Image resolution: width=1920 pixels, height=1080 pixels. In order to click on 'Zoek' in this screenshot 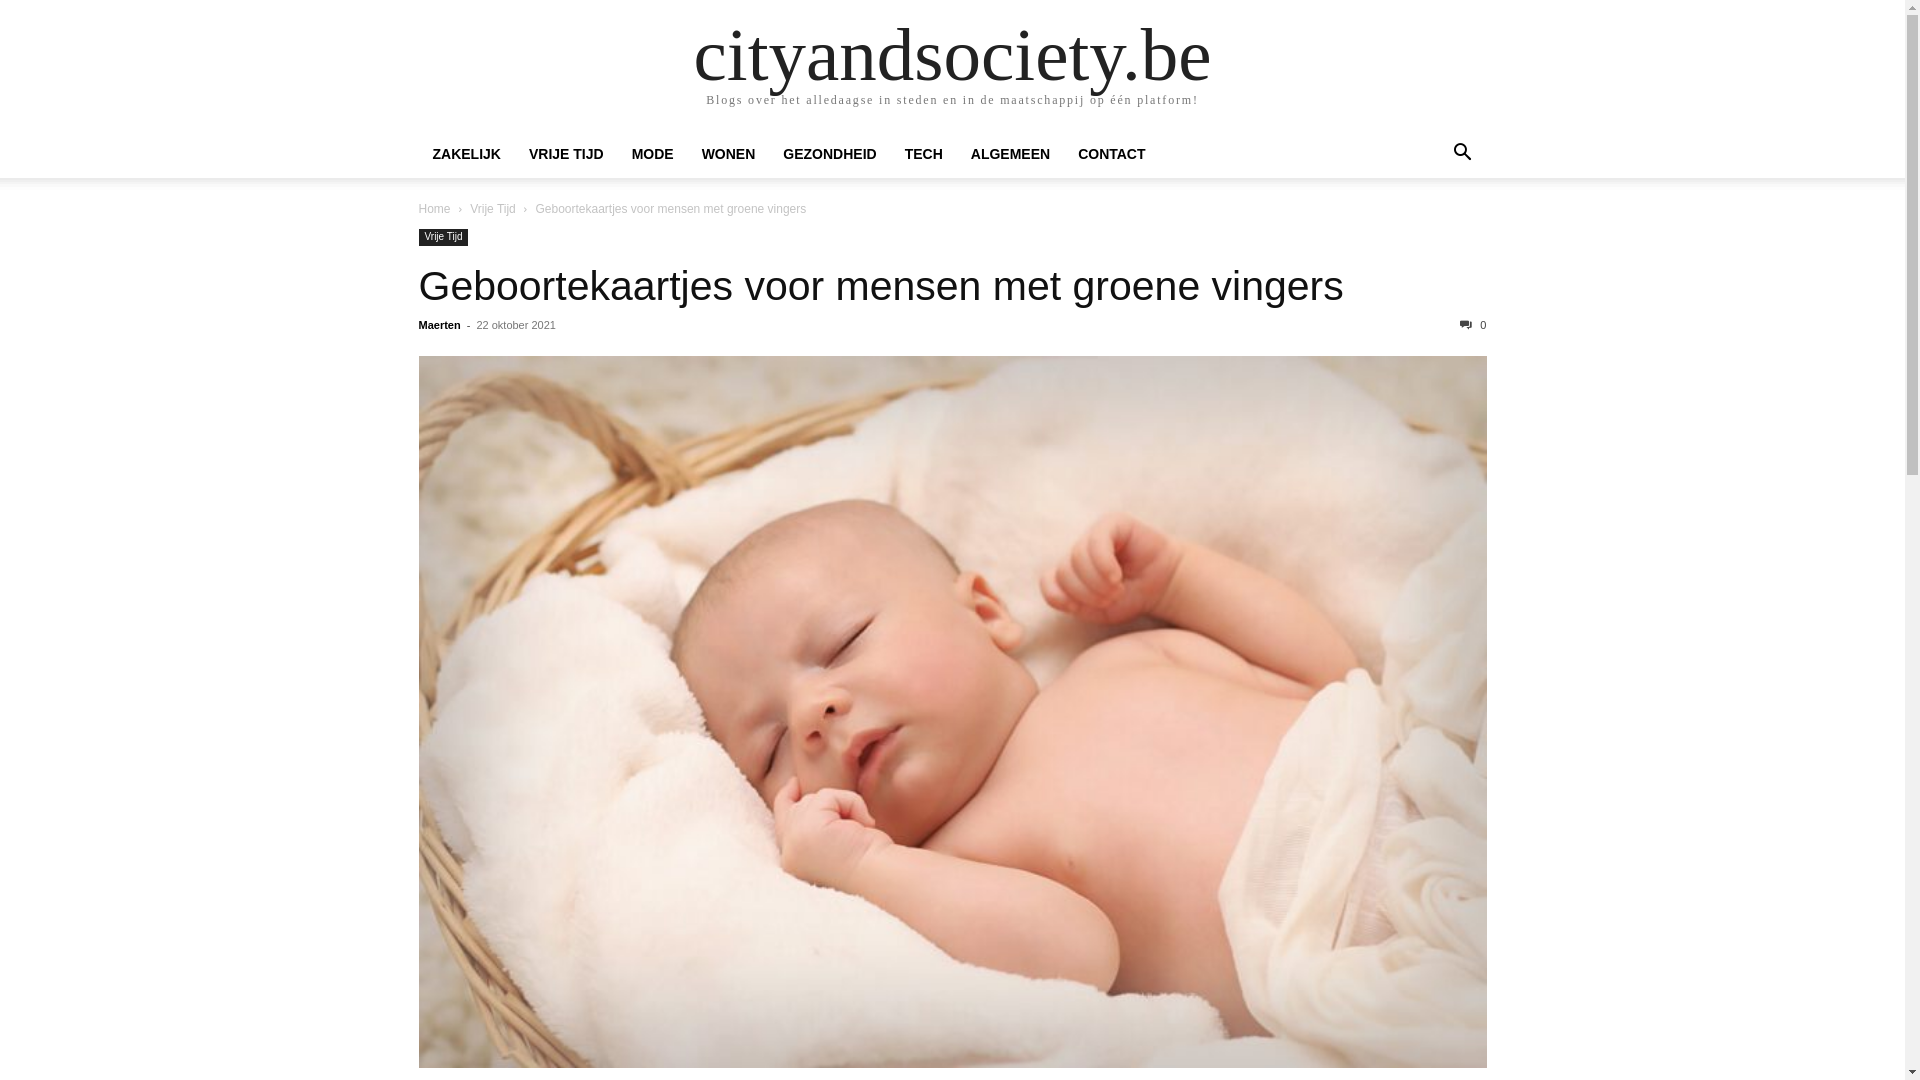, I will do `click(1432, 233)`.